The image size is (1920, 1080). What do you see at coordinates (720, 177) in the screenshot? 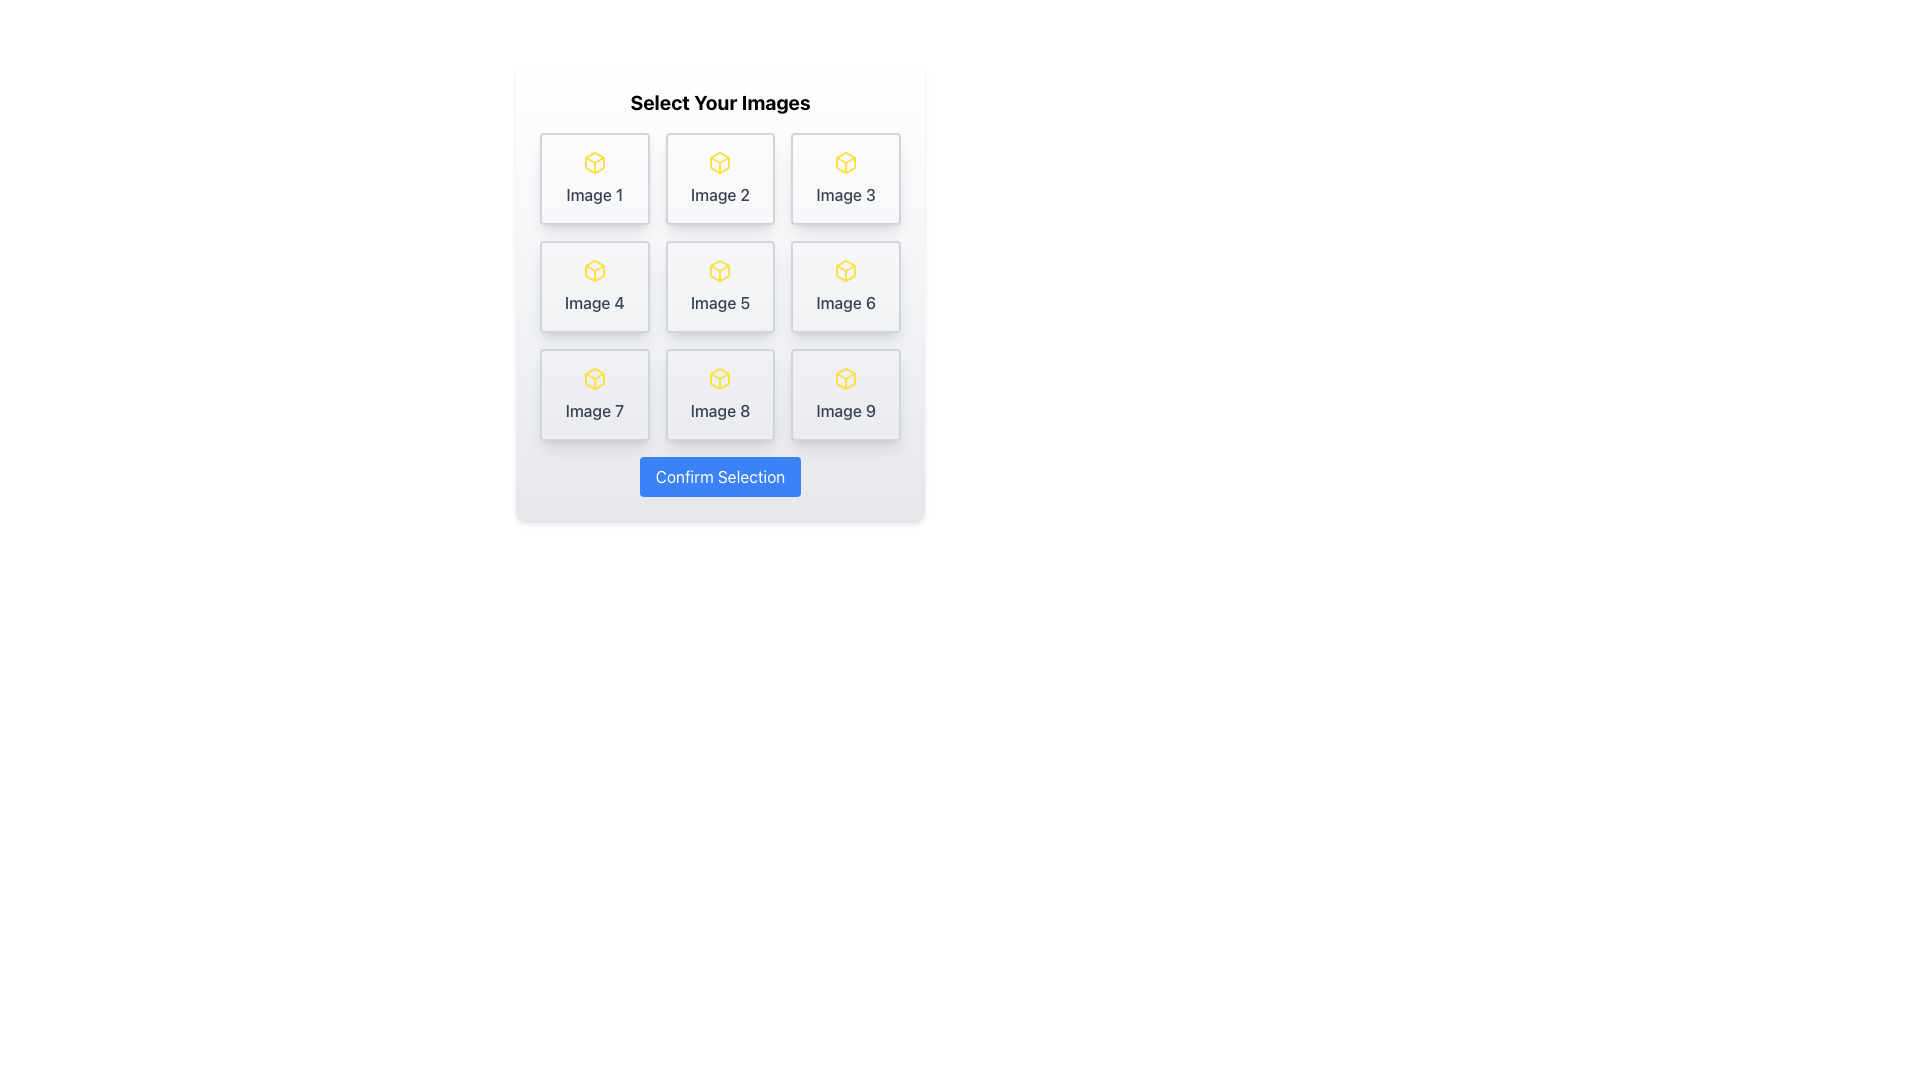
I see `the clickable card or tile with a yellow outlined cube icon and the text 'Image 2' in the middle row, first column of a 3x3 grid arrangement` at bounding box center [720, 177].